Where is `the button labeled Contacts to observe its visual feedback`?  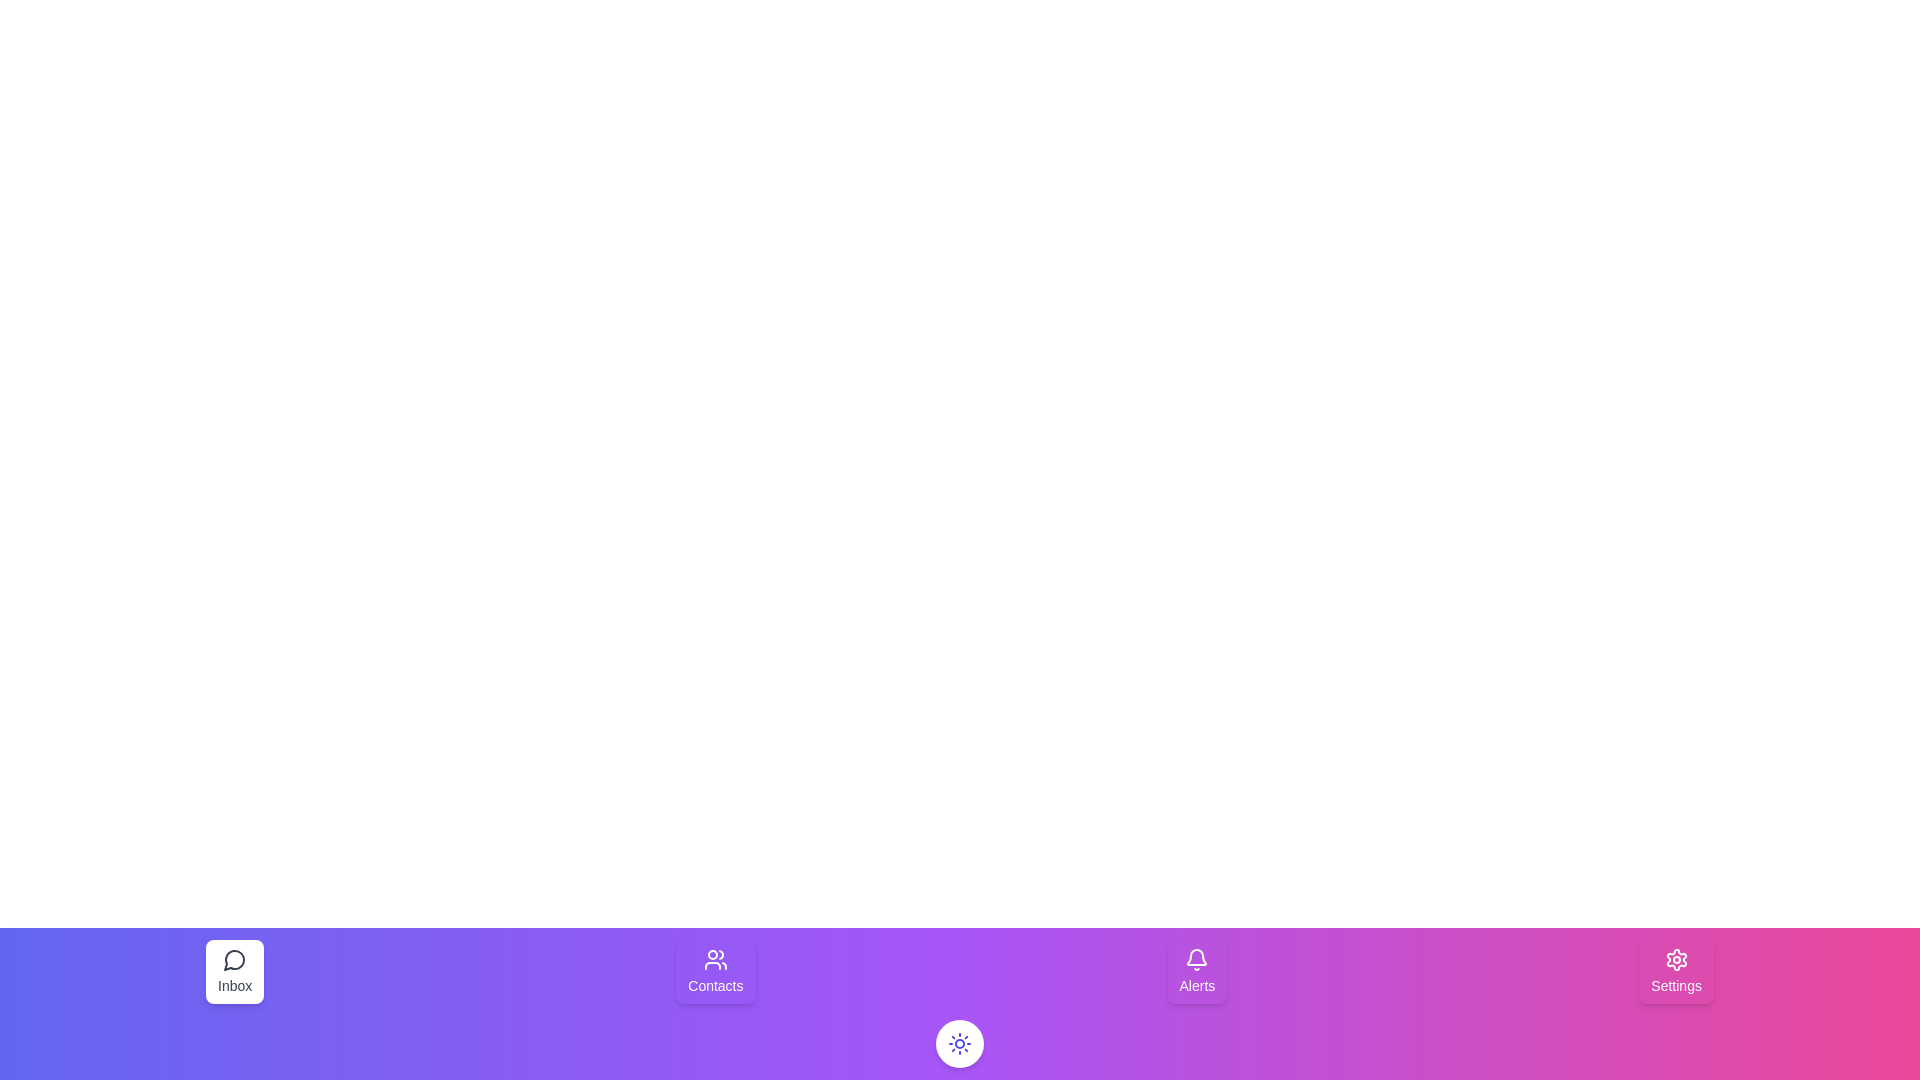
the button labeled Contacts to observe its visual feedback is located at coordinates (715, 971).